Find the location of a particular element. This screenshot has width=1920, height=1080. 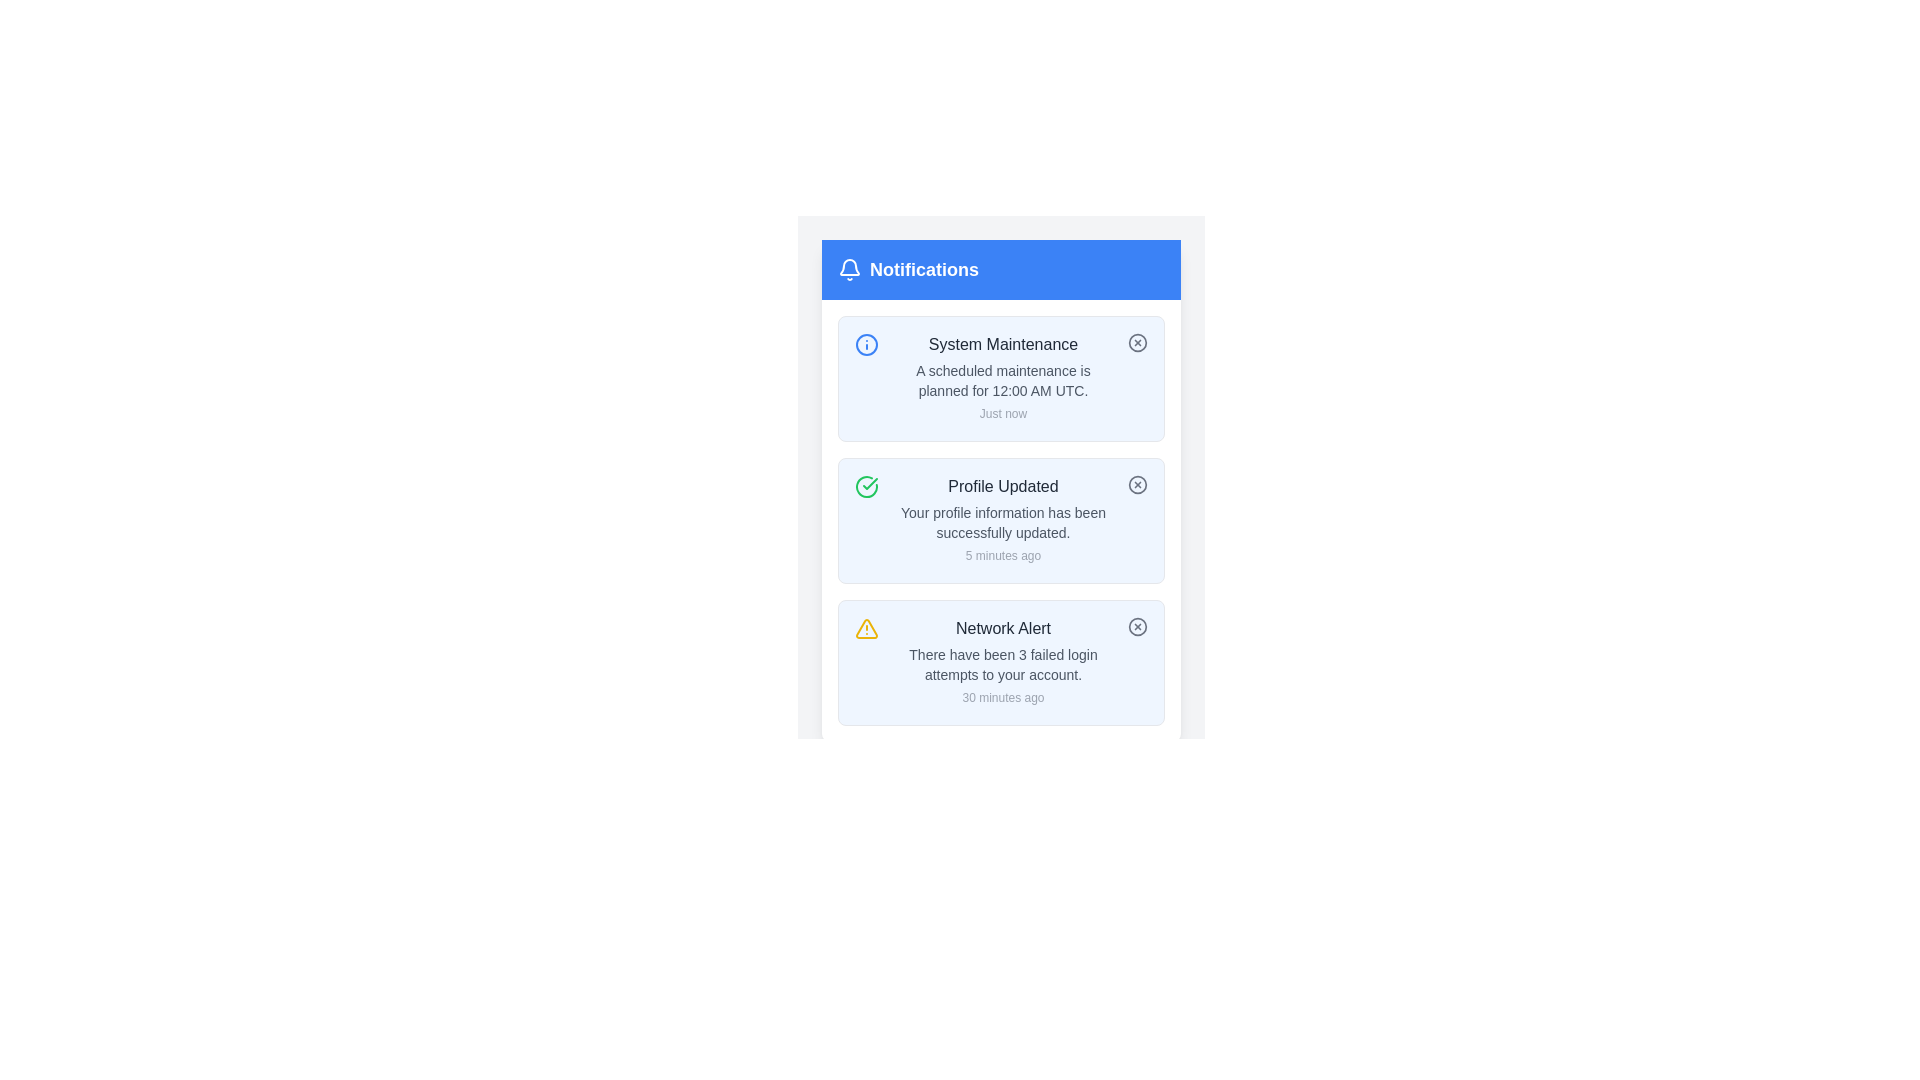

text of the heading located at the top-left section of the blue bar indicating notifications is located at coordinates (907, 270).